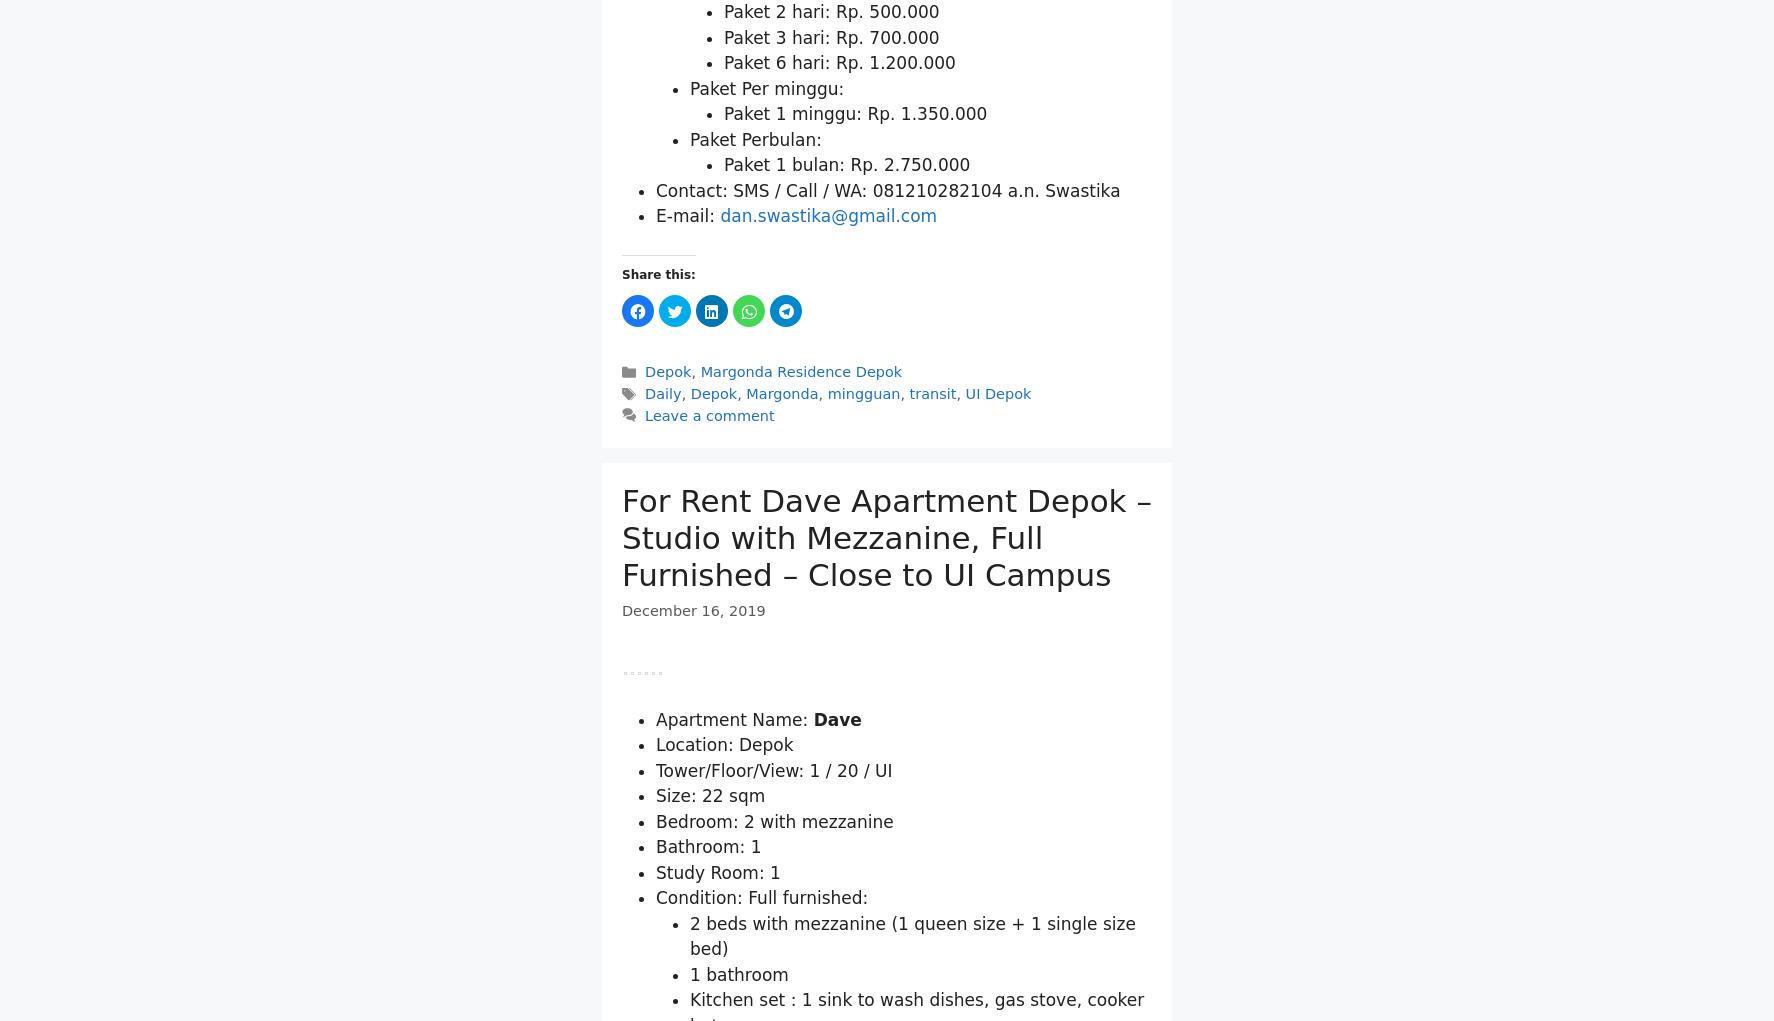 Image resolution: width=1774 pixels, height=1021 pixels. Describe the element at coordinates (998, 626) in the screenshot. I see `'UI Depok'` at that location.